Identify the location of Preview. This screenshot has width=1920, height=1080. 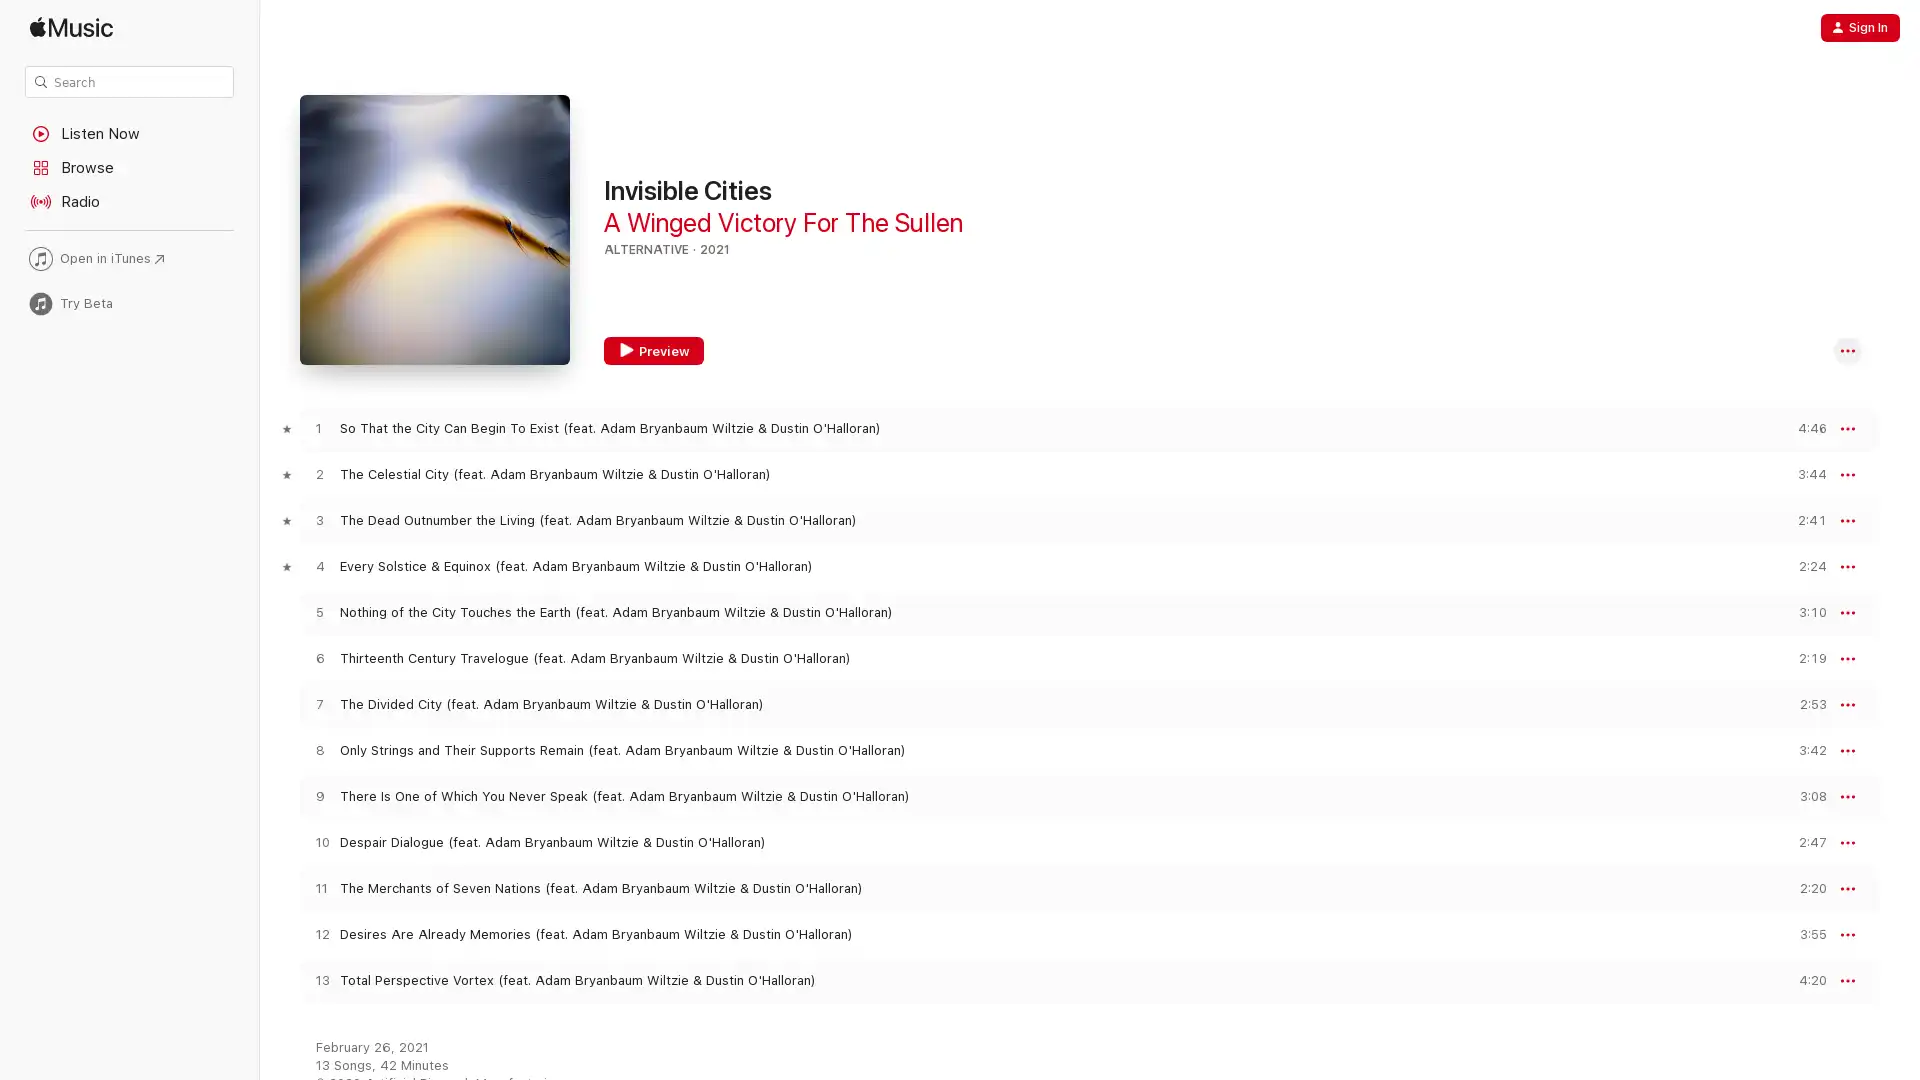
(1804, 519).